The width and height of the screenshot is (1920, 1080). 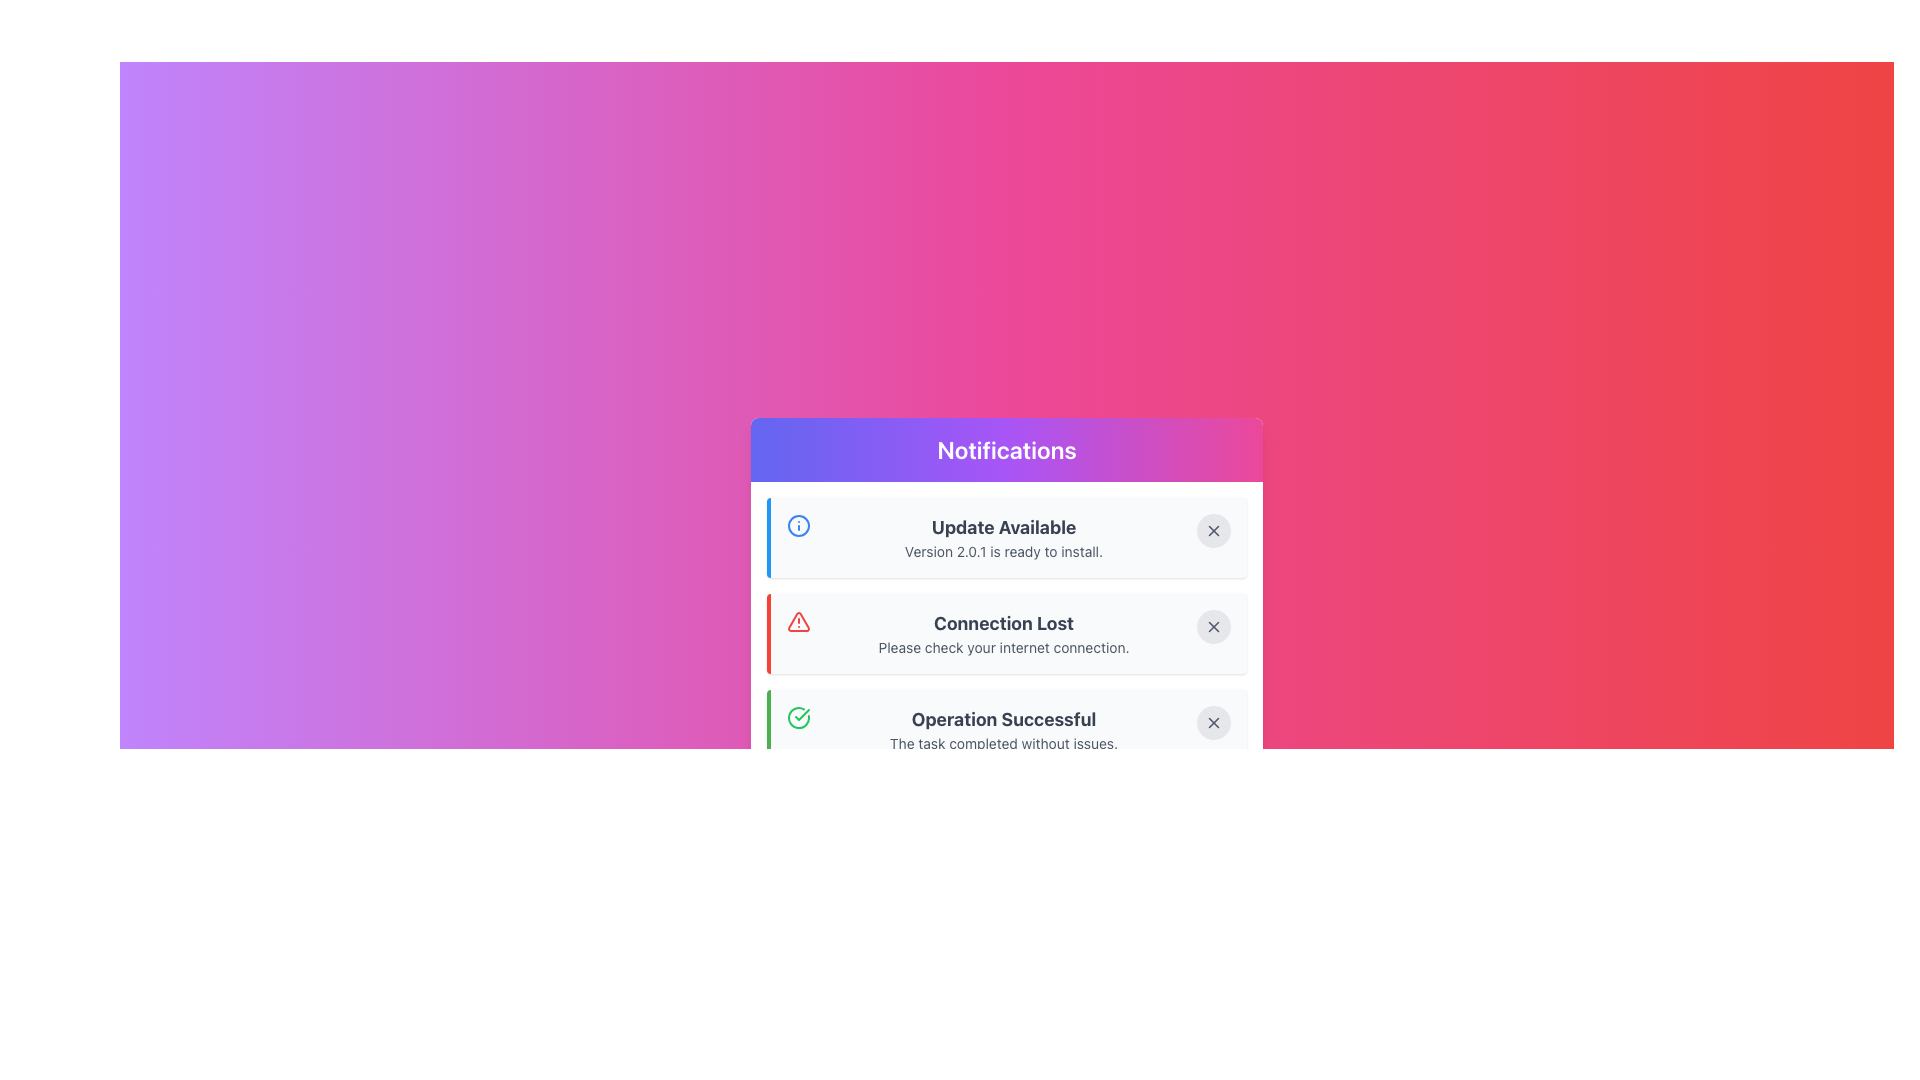 What do you see at coordinates (802, 713) in the screenshot?
I see `the green-bordered circular icon indicating a successful operation in the top-right area of the 'Operation Successful' notification module` at bounding box center [802, 713].